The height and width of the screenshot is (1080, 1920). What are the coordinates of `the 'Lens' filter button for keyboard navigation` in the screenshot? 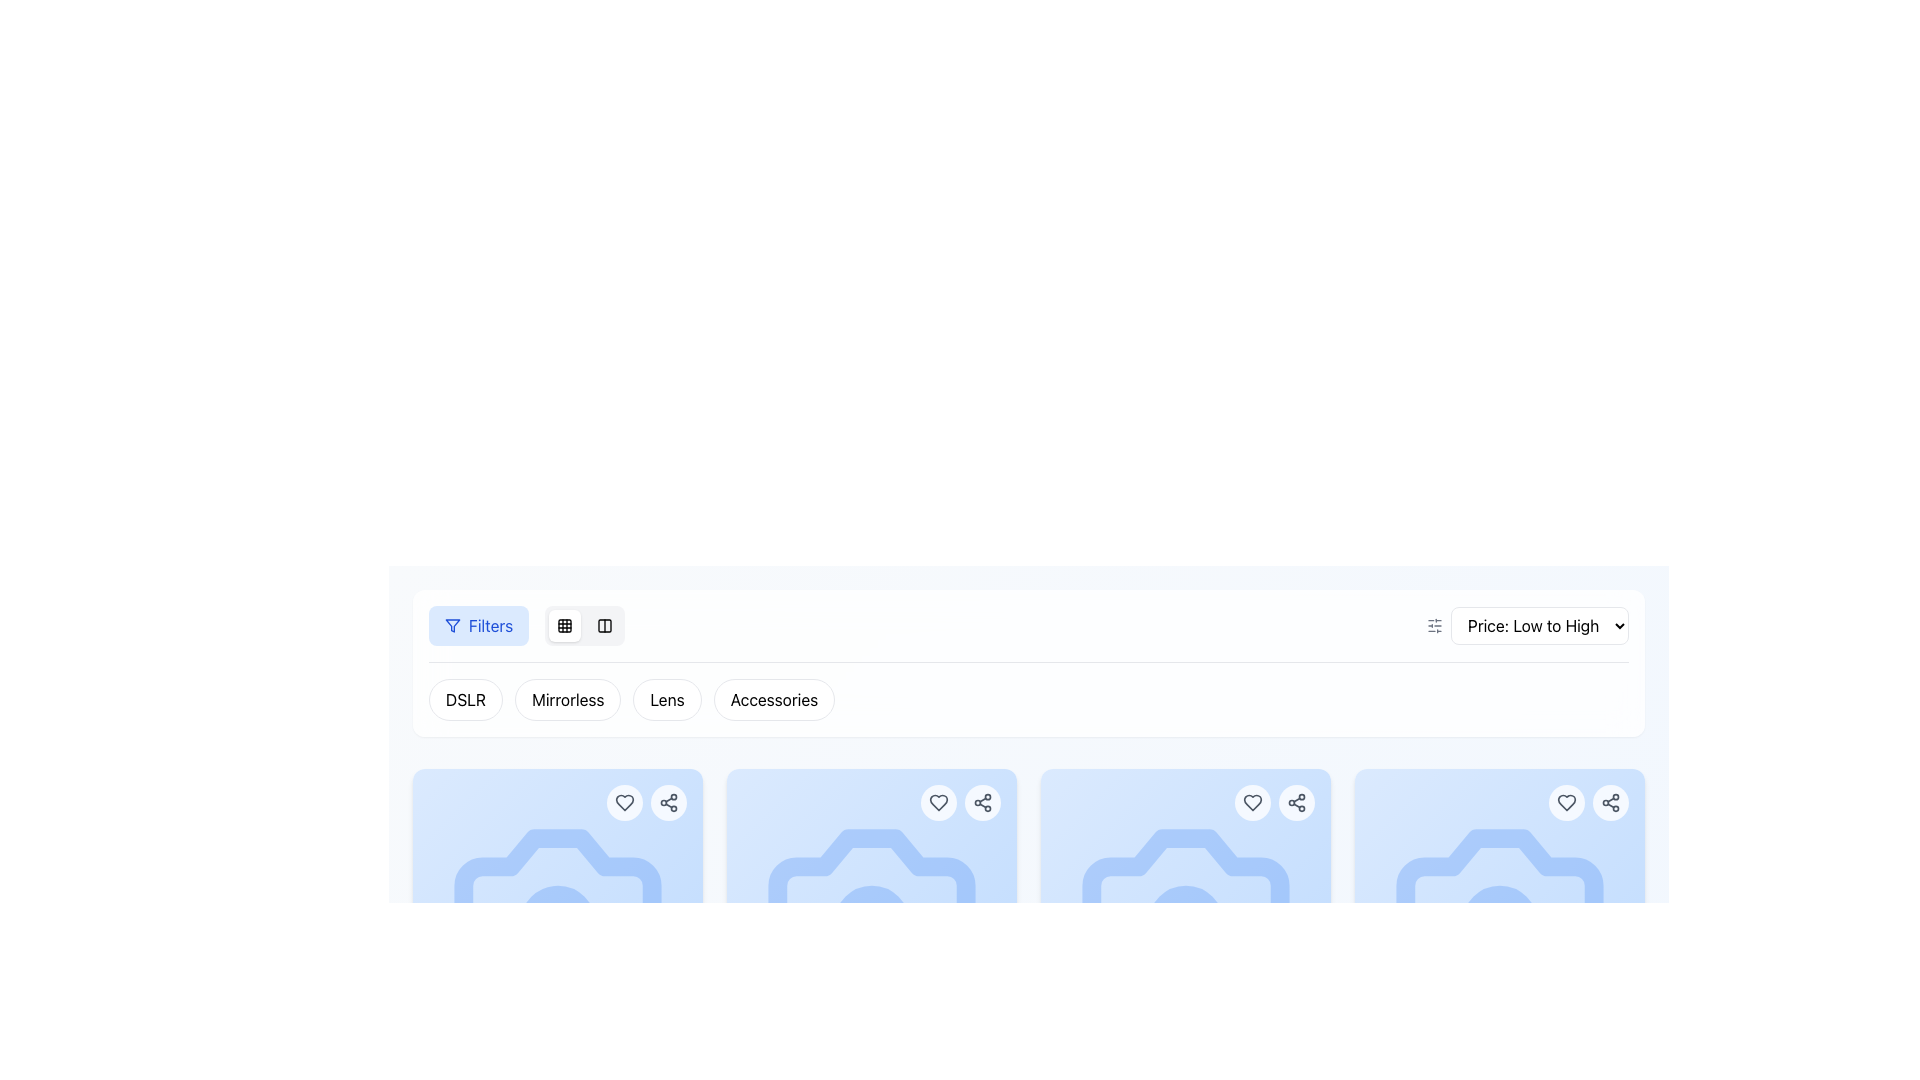 It's located at (667, 698).